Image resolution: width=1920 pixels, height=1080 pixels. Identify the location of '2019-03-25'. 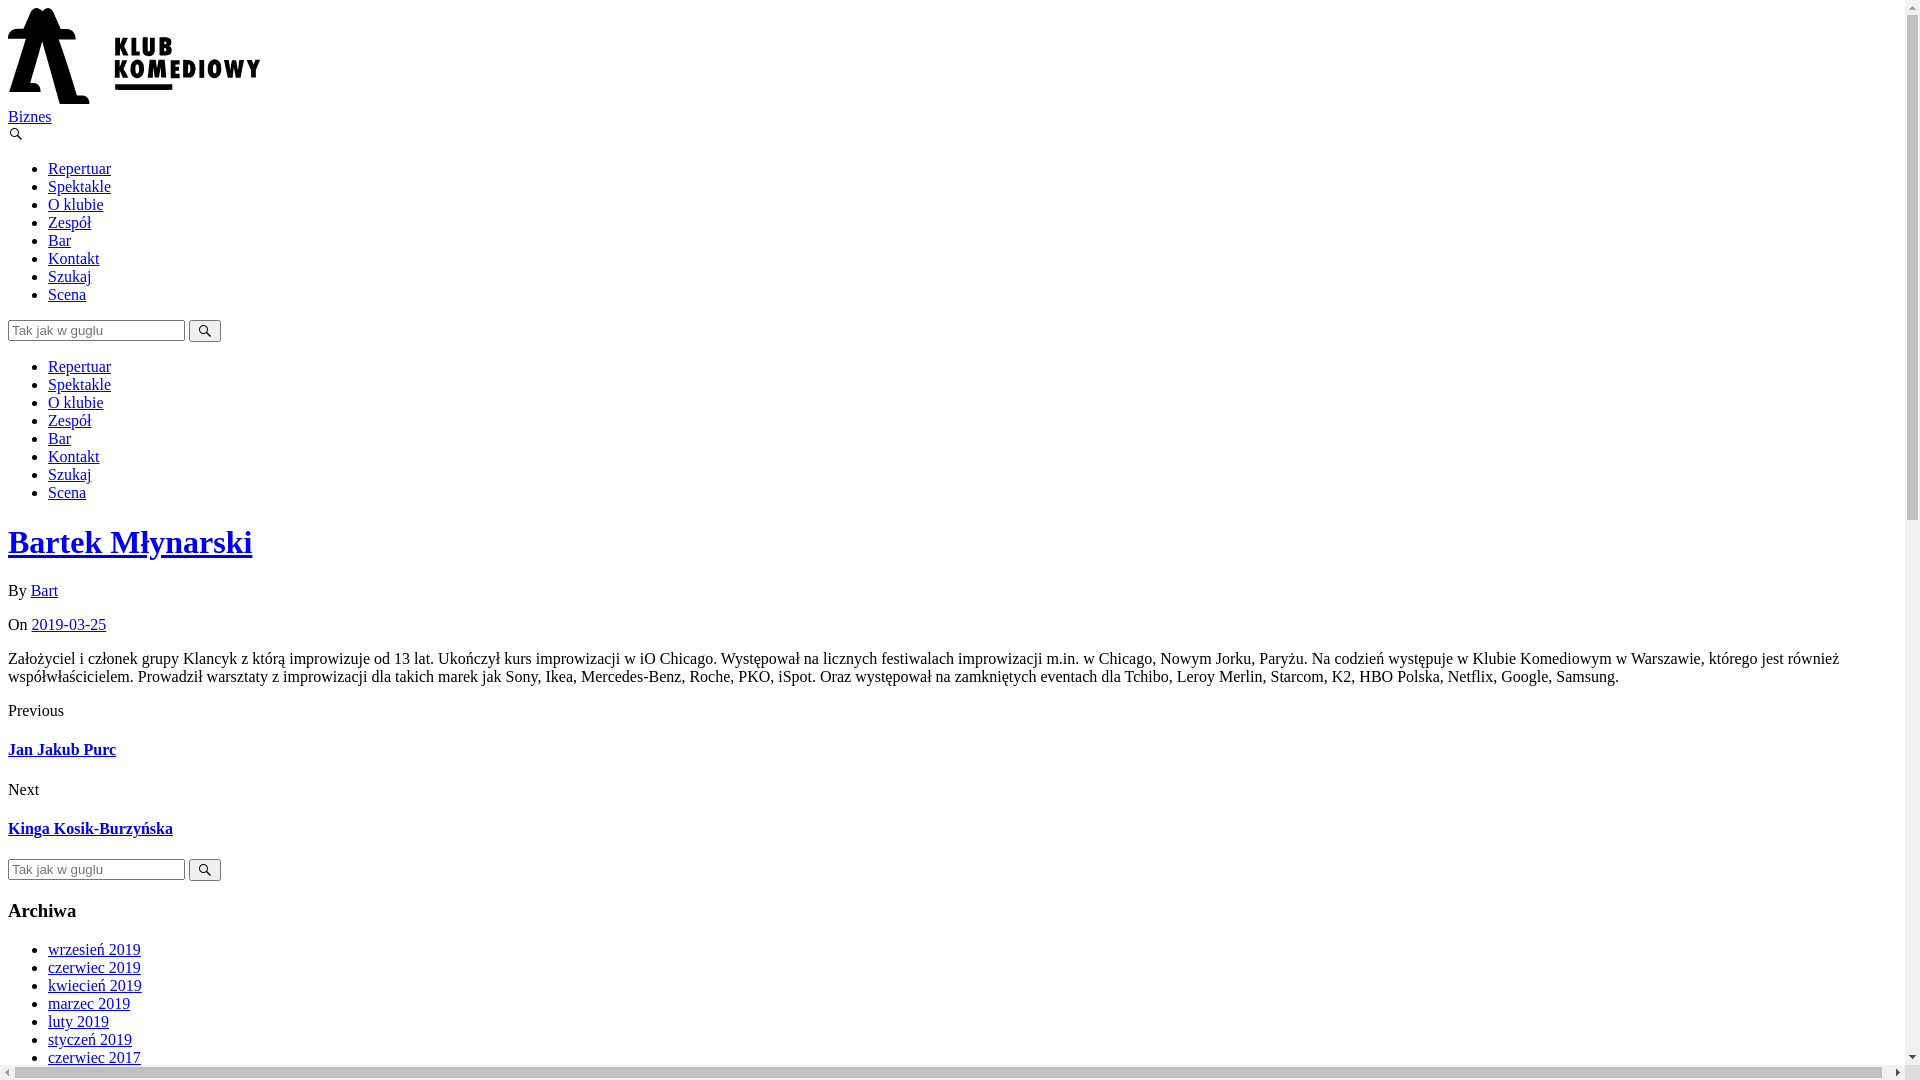
(32, 623).